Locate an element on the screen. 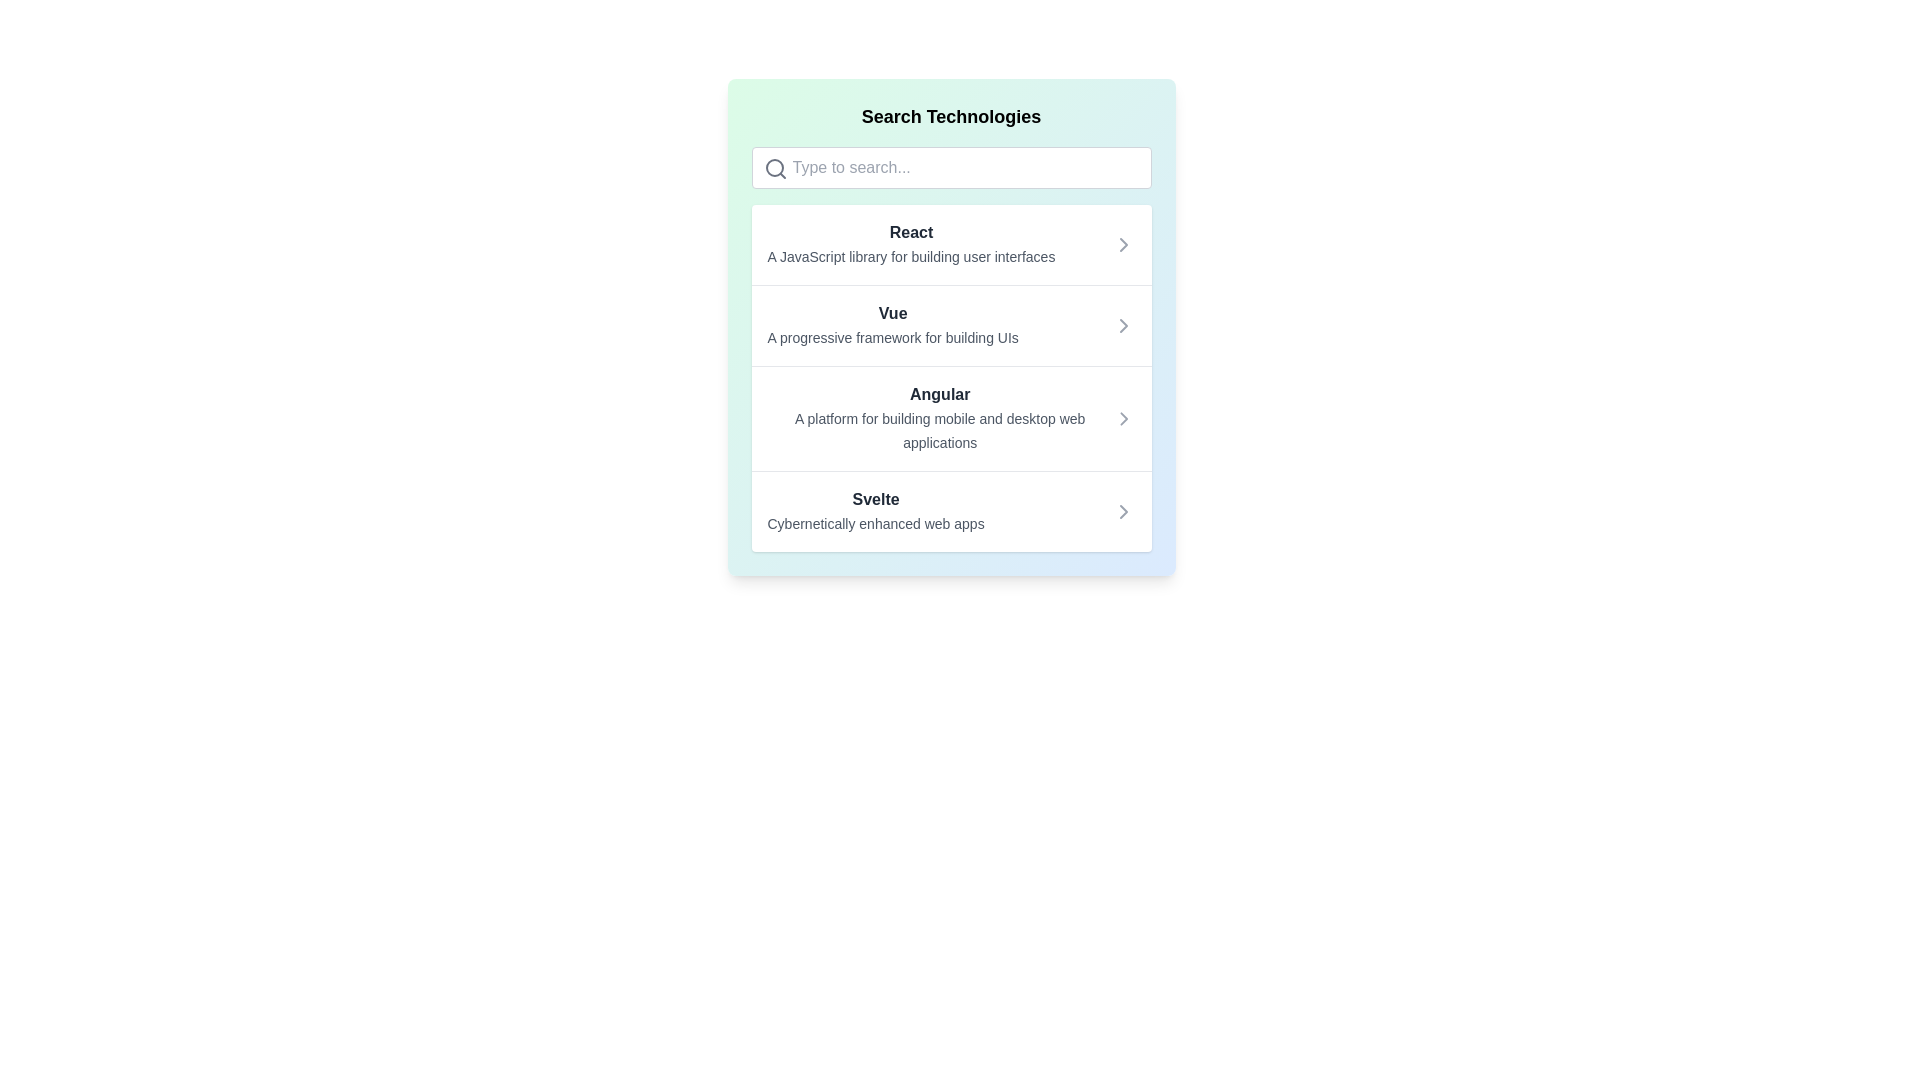  the List item that states 'Svelte' with the description 'Cybernetically enhanced web apps' is located at coordinates (950, 510).